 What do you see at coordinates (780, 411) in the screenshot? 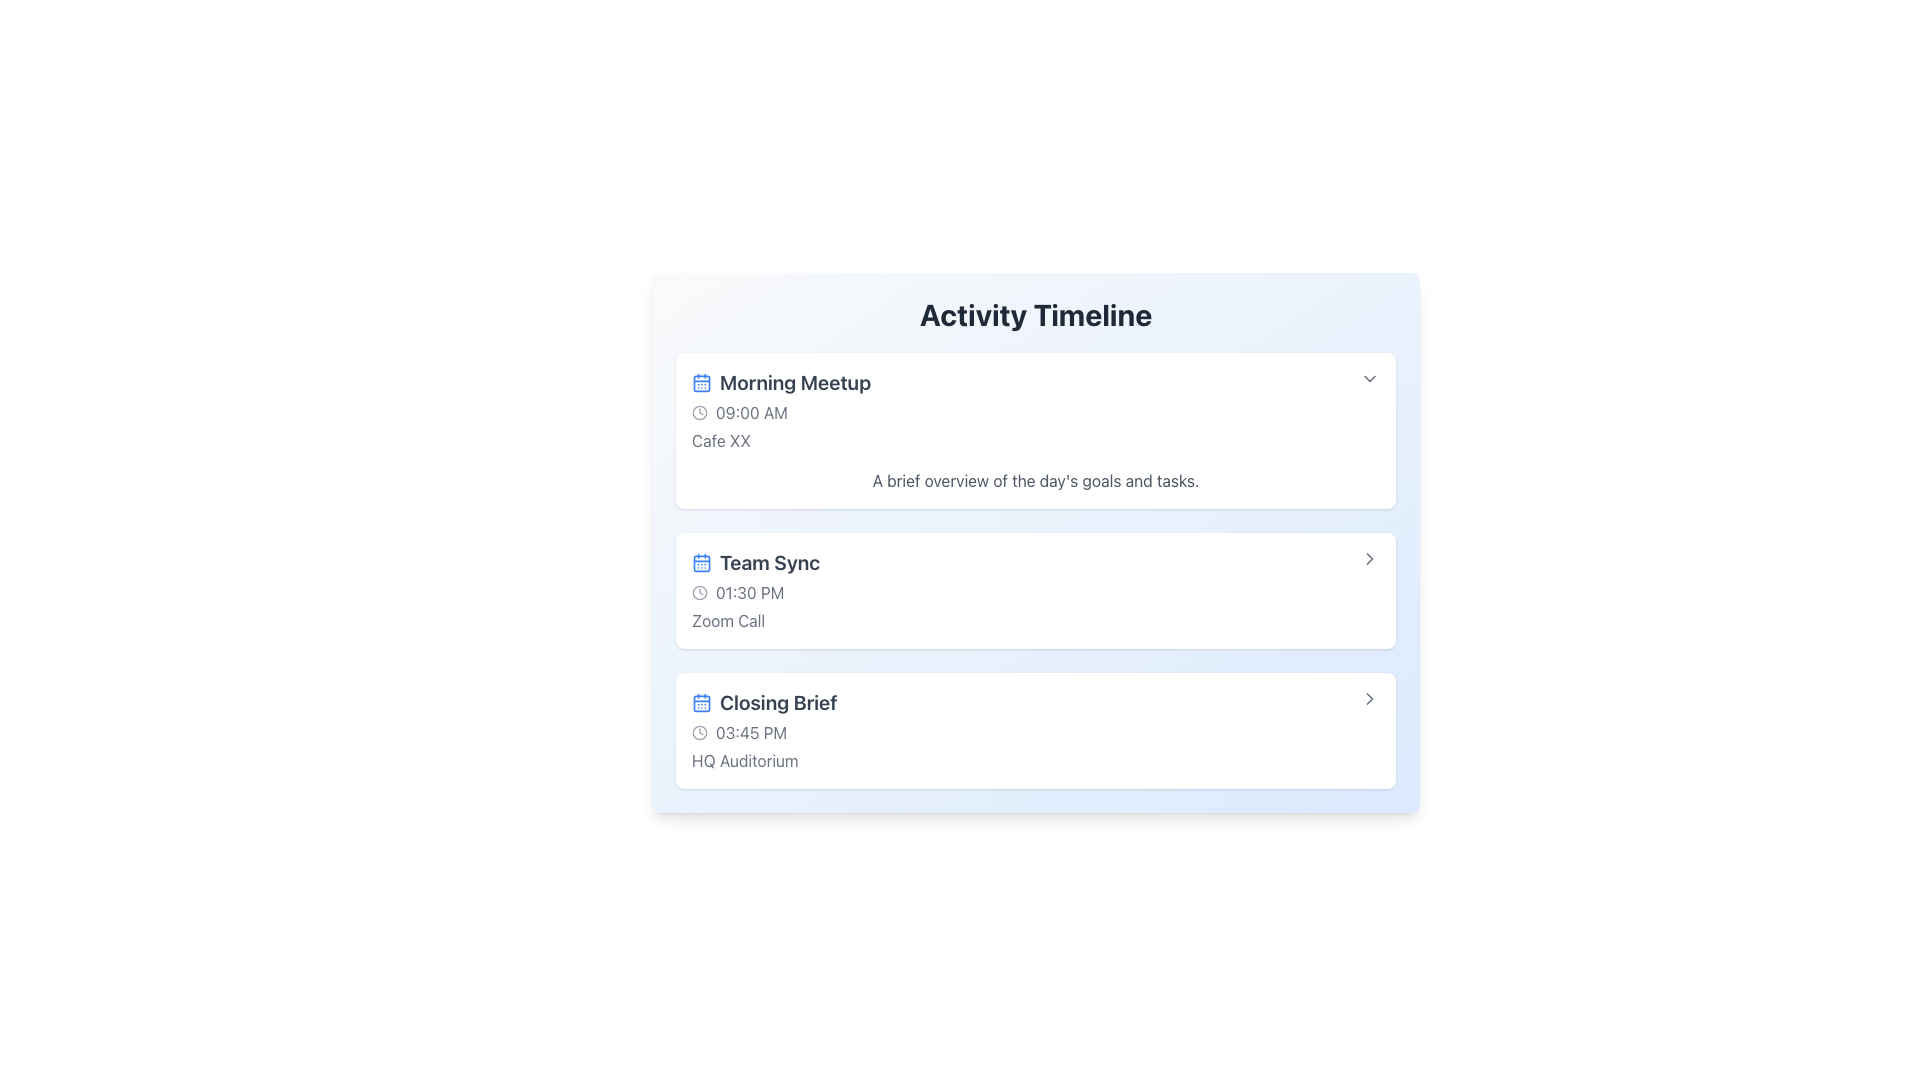
I see `the Timestamp with icon for the 'Morning Meetup' event, which is located directly below the title and above 'Cafe XX'` at bounding box center [780, 411].